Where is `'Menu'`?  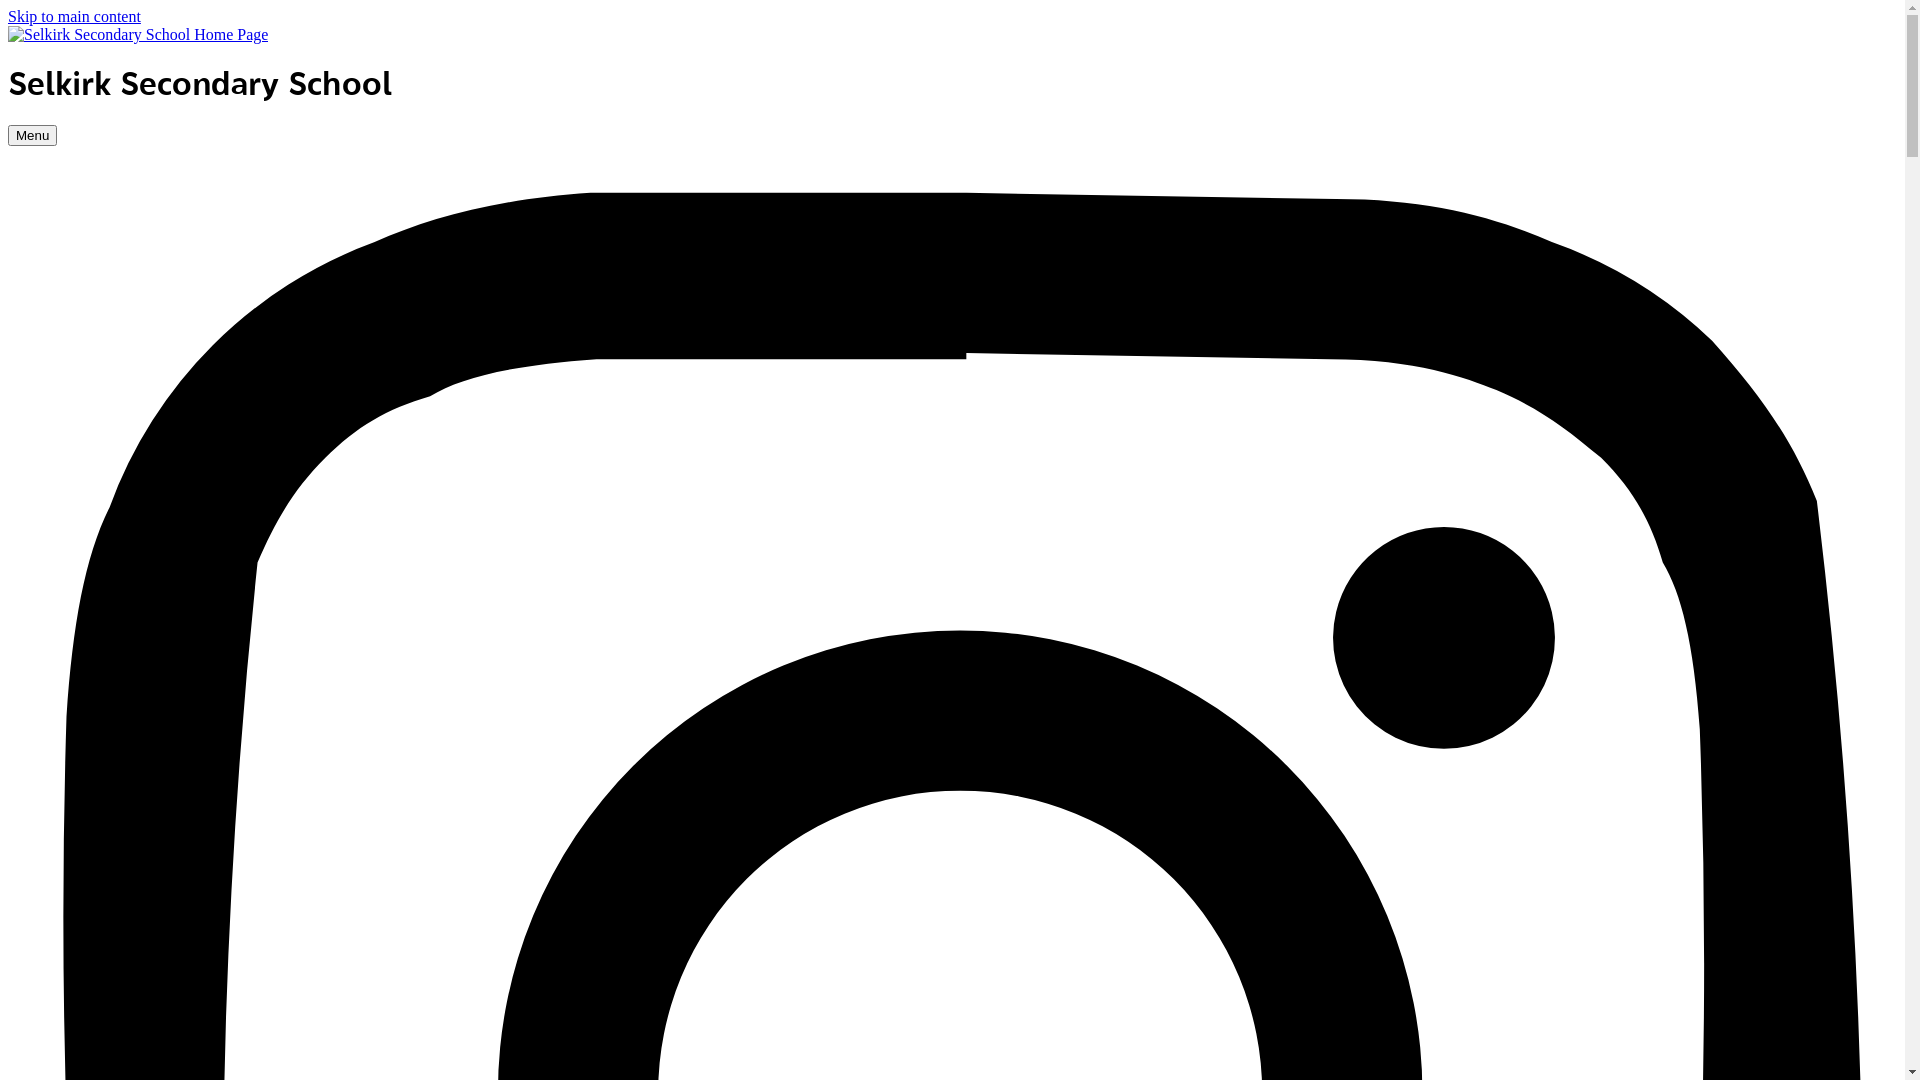
'Menu' is located at coordinates (32, 135).